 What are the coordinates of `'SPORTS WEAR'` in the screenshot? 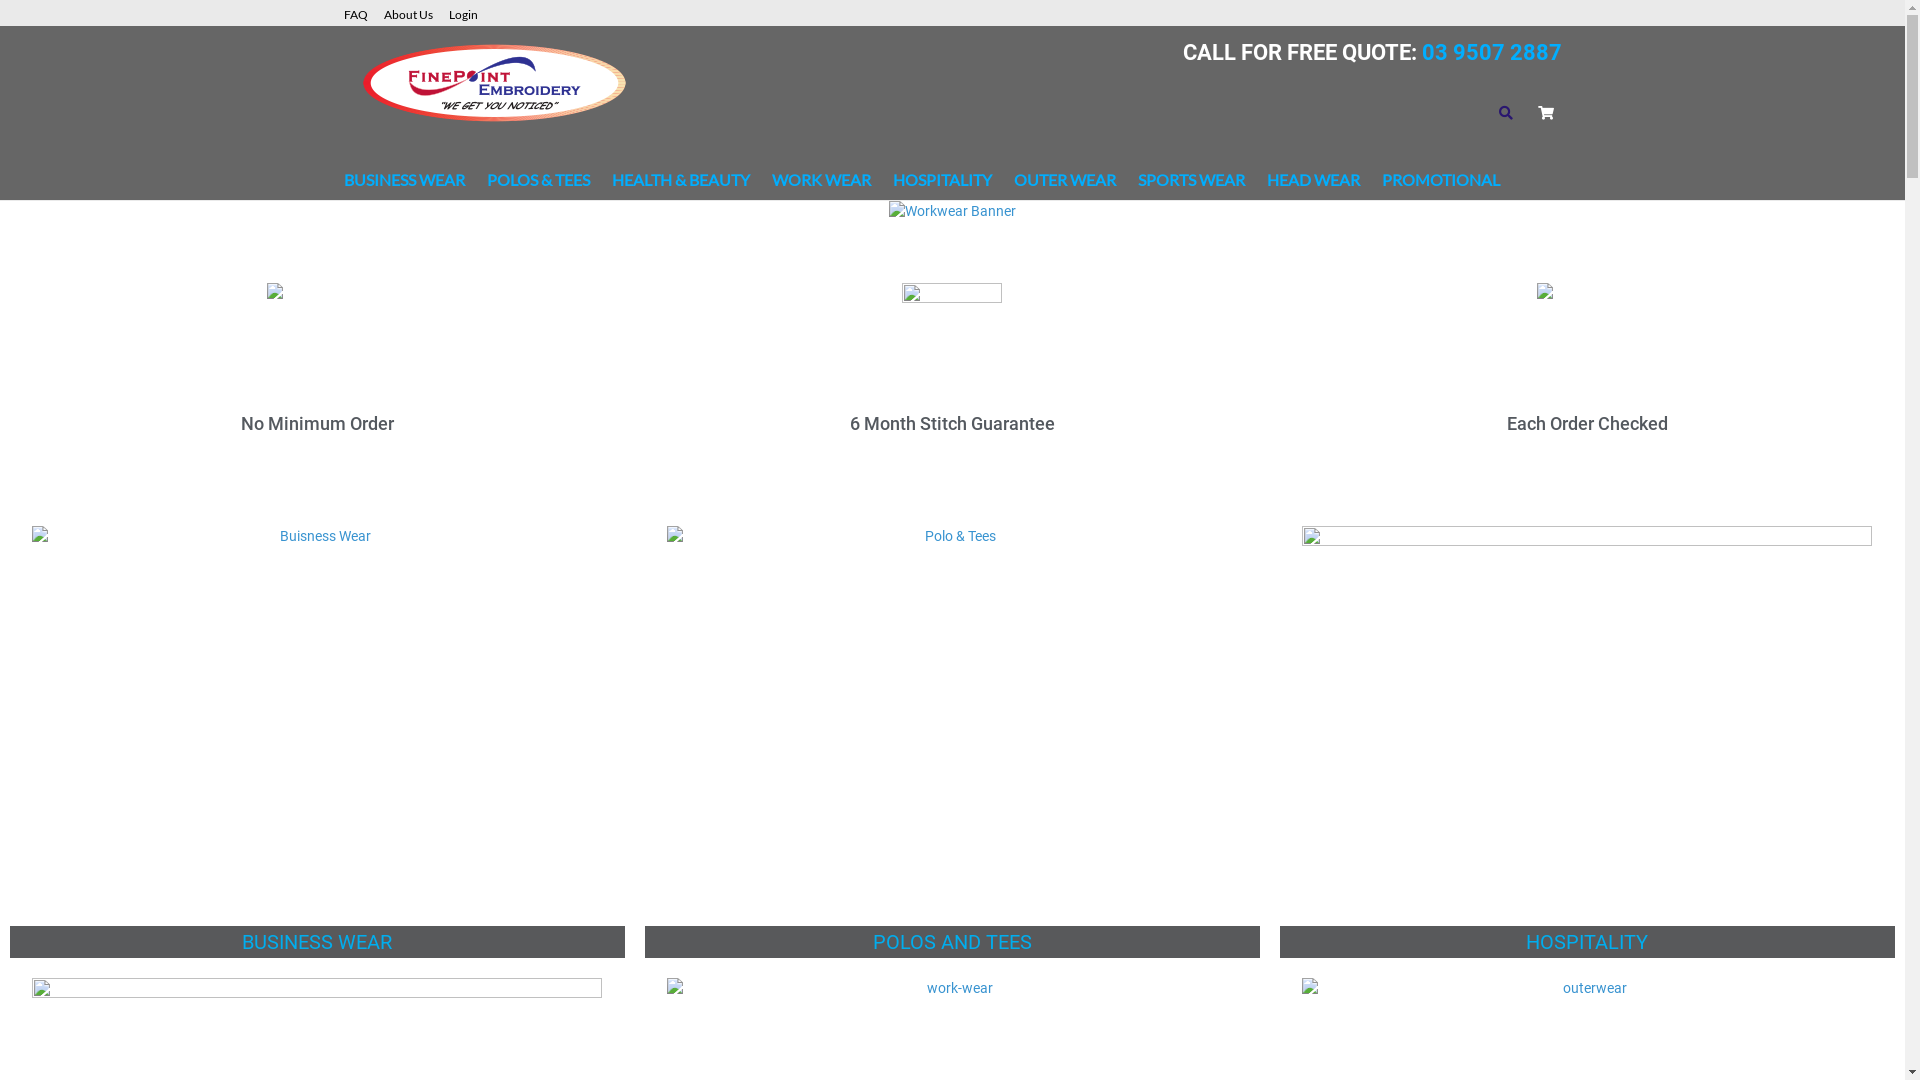 It's located at (1191, 180).